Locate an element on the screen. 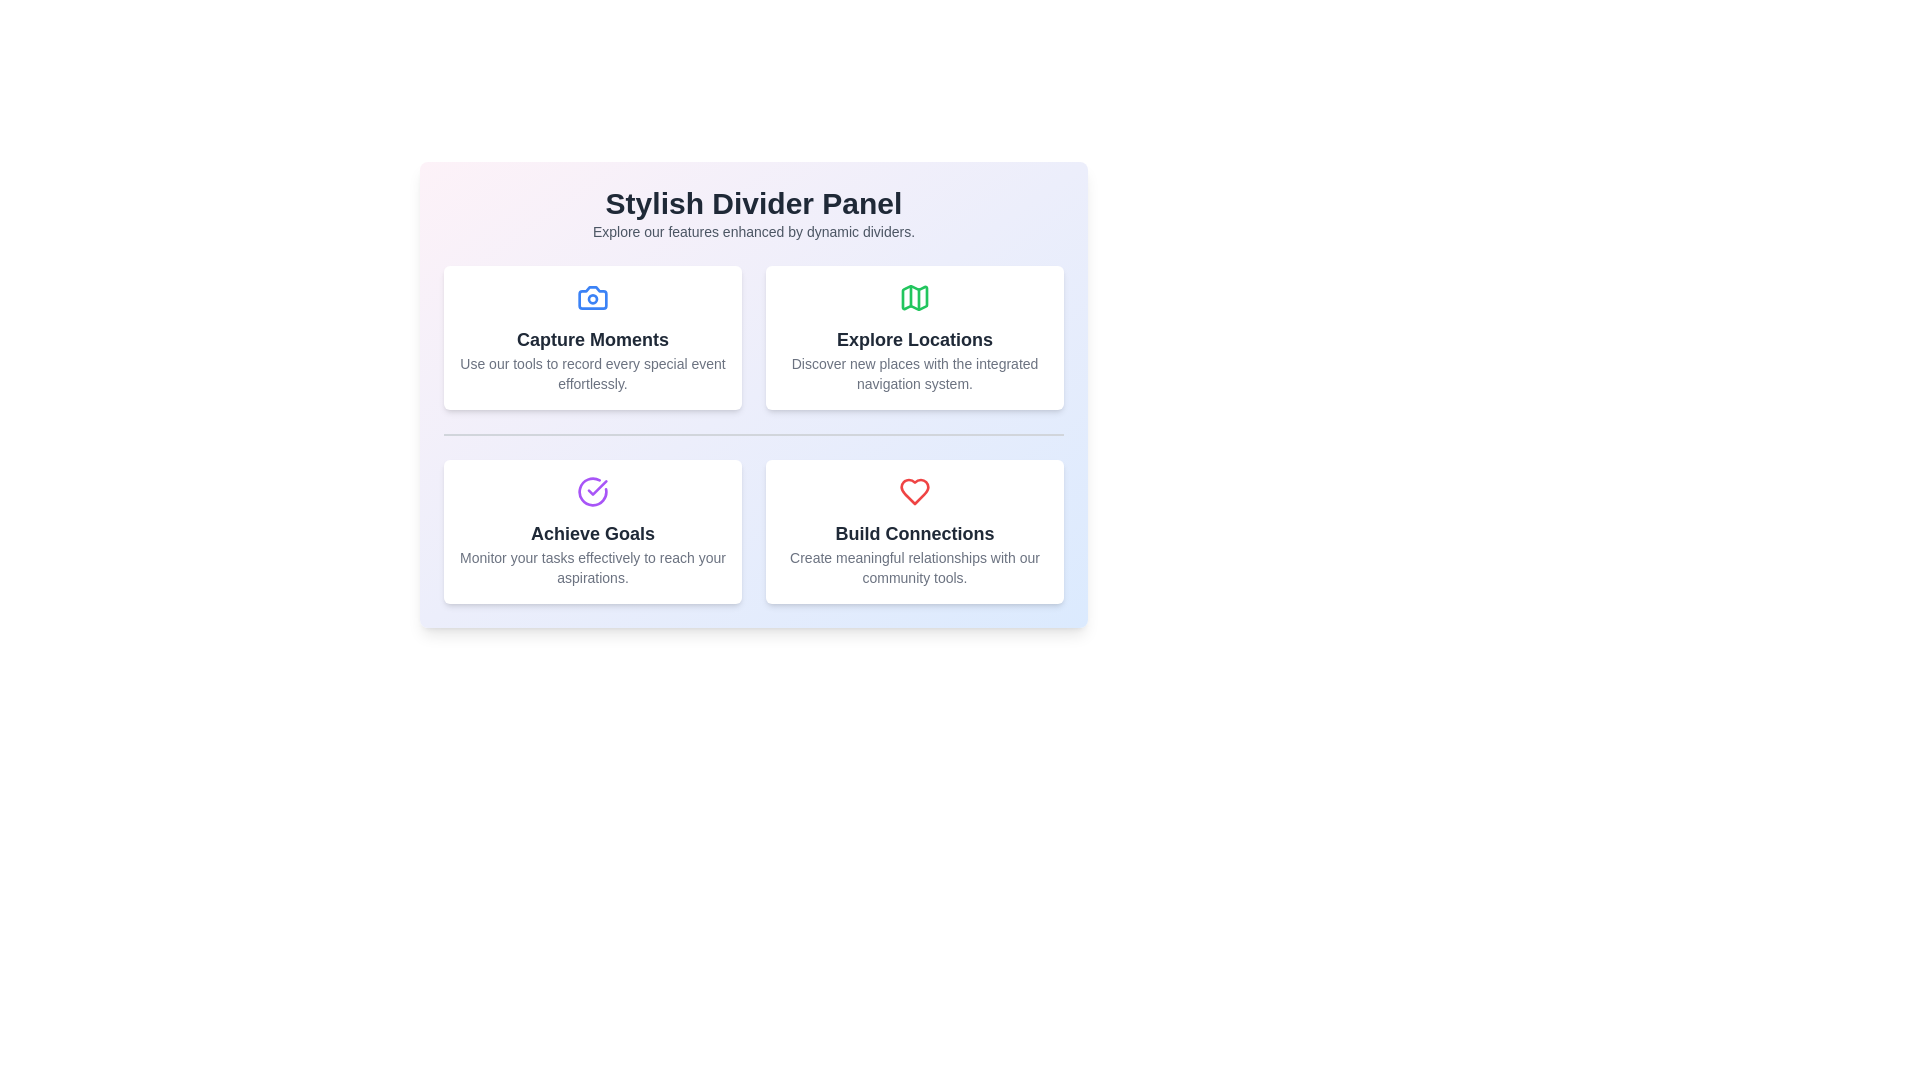 The height and width of the screenshot is (1080, 1920). the static text heading located in the lower-left feature card, which serves as the main title conveying the purpose of the card's content is located at coordinates (592, 532).